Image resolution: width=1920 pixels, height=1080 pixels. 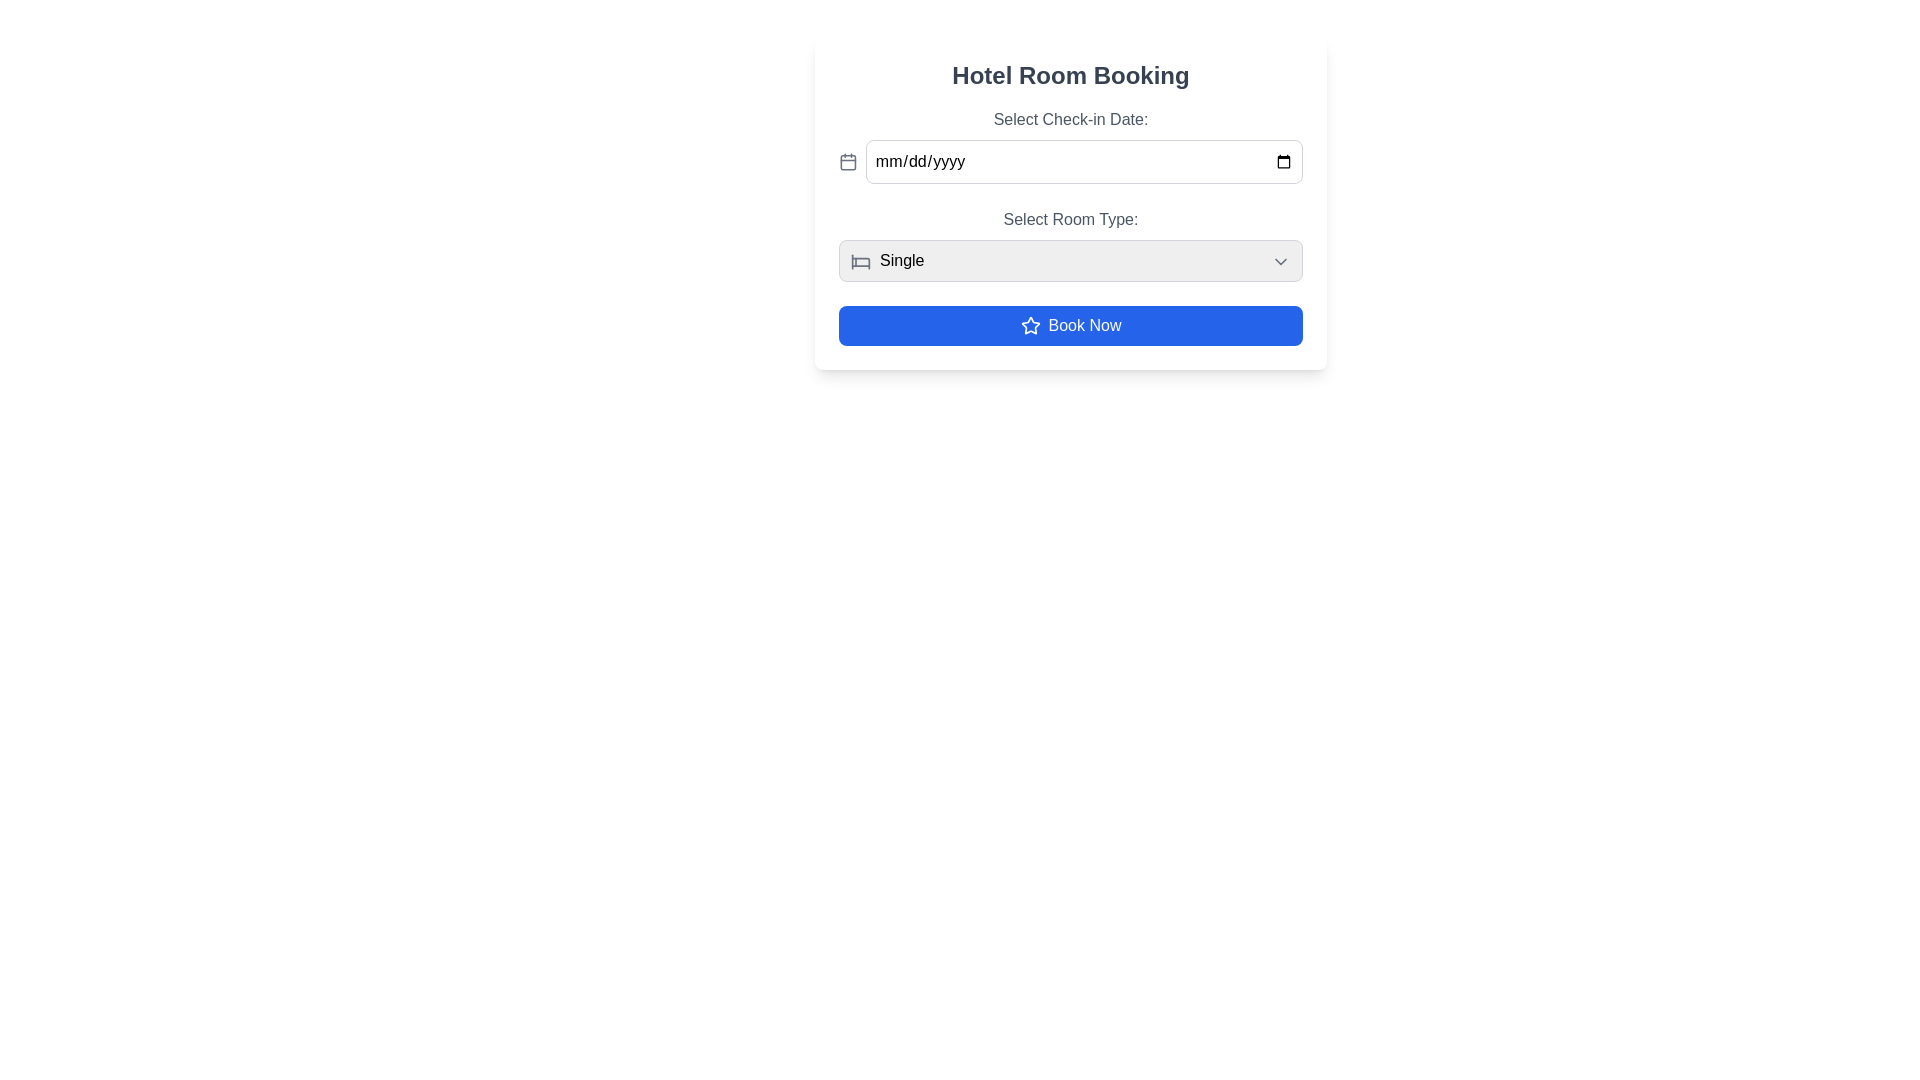 What do you see at coordinates (1069, 75) in the screenshot?
I see `the Text header that serves as the title for the booking form, which is located at the top of the card layout and is centered horizontally` at bounding box center [1069, 75].